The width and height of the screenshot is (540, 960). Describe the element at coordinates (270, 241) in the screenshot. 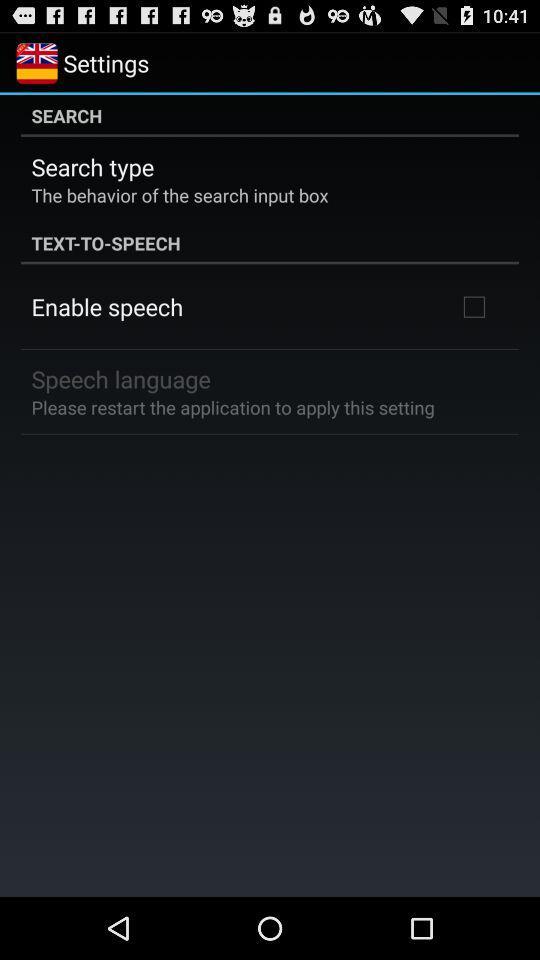

I see `text-to-speech app` at that location.